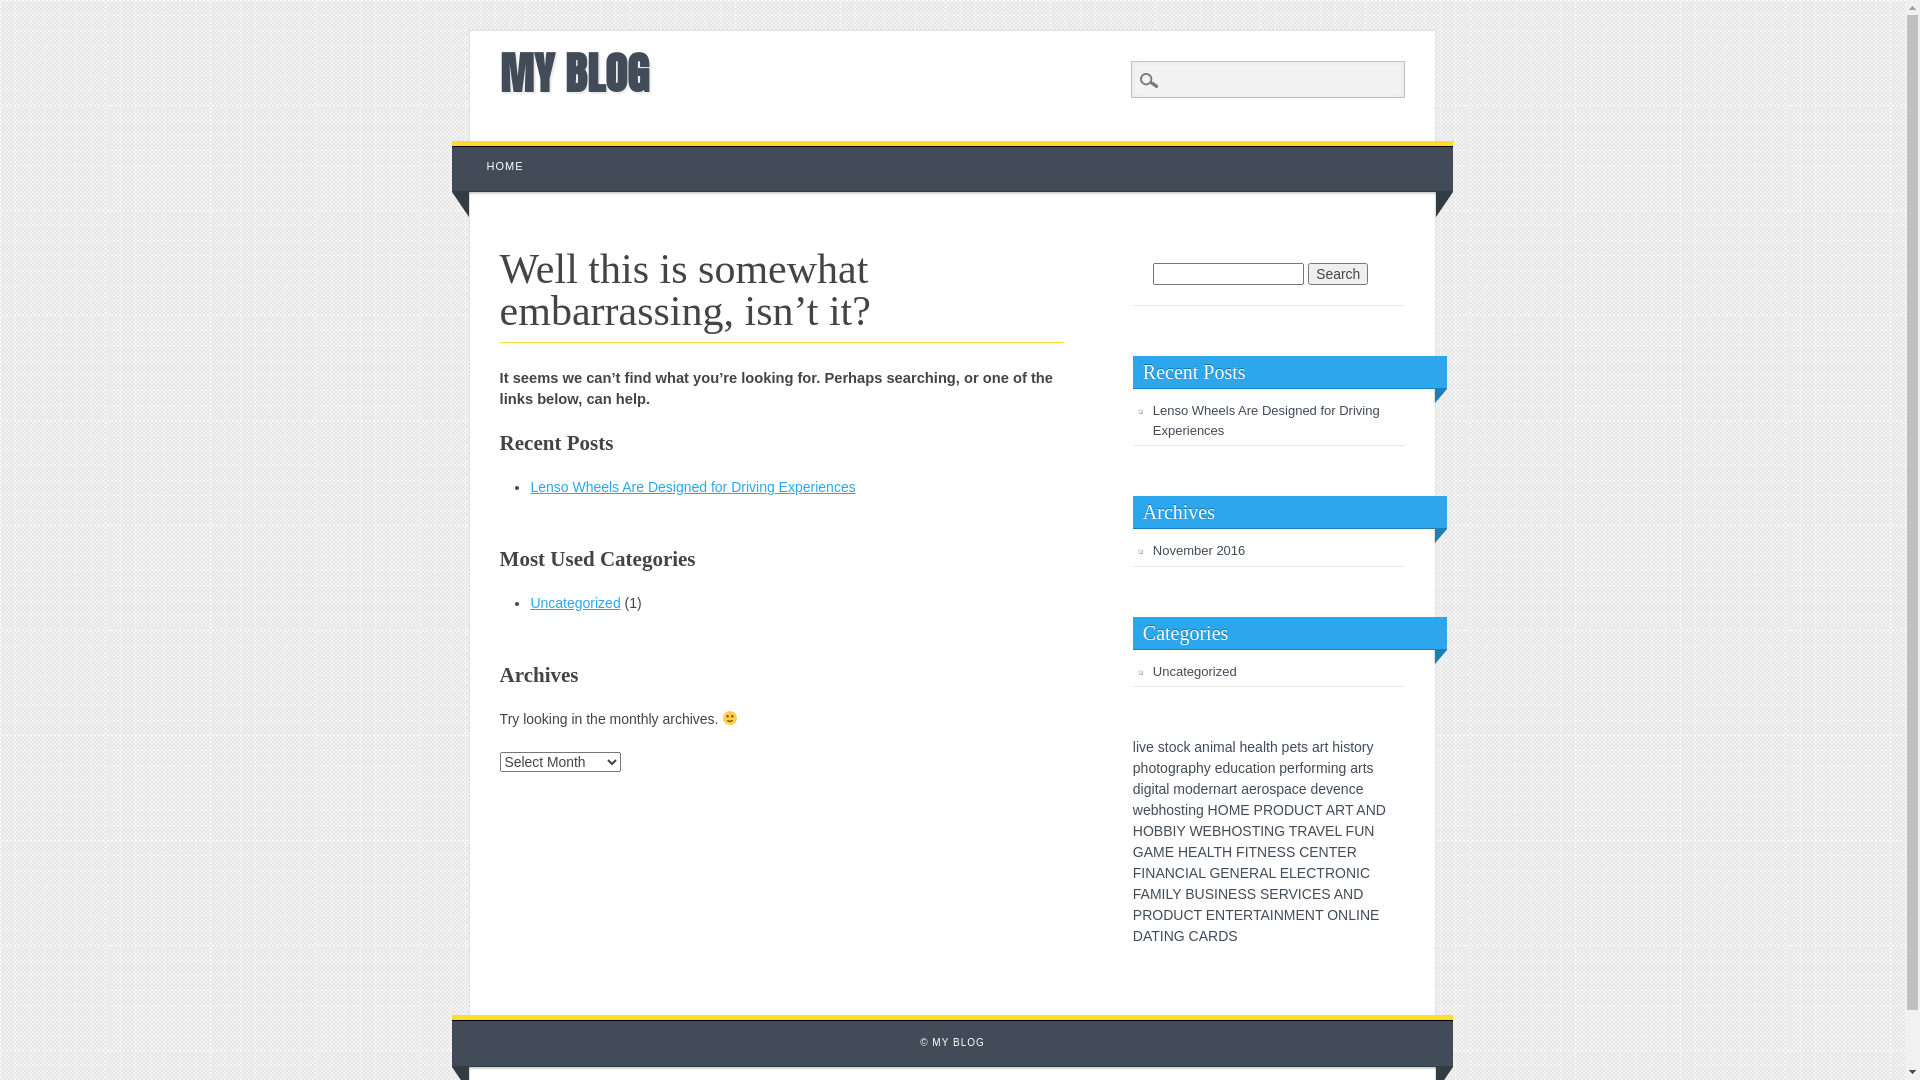 Image resolution: width=1920 pixels, height=1080 pixels. Describe the element at coordinates (1233, 810) in the screenshot. I see `'M'` at that location.